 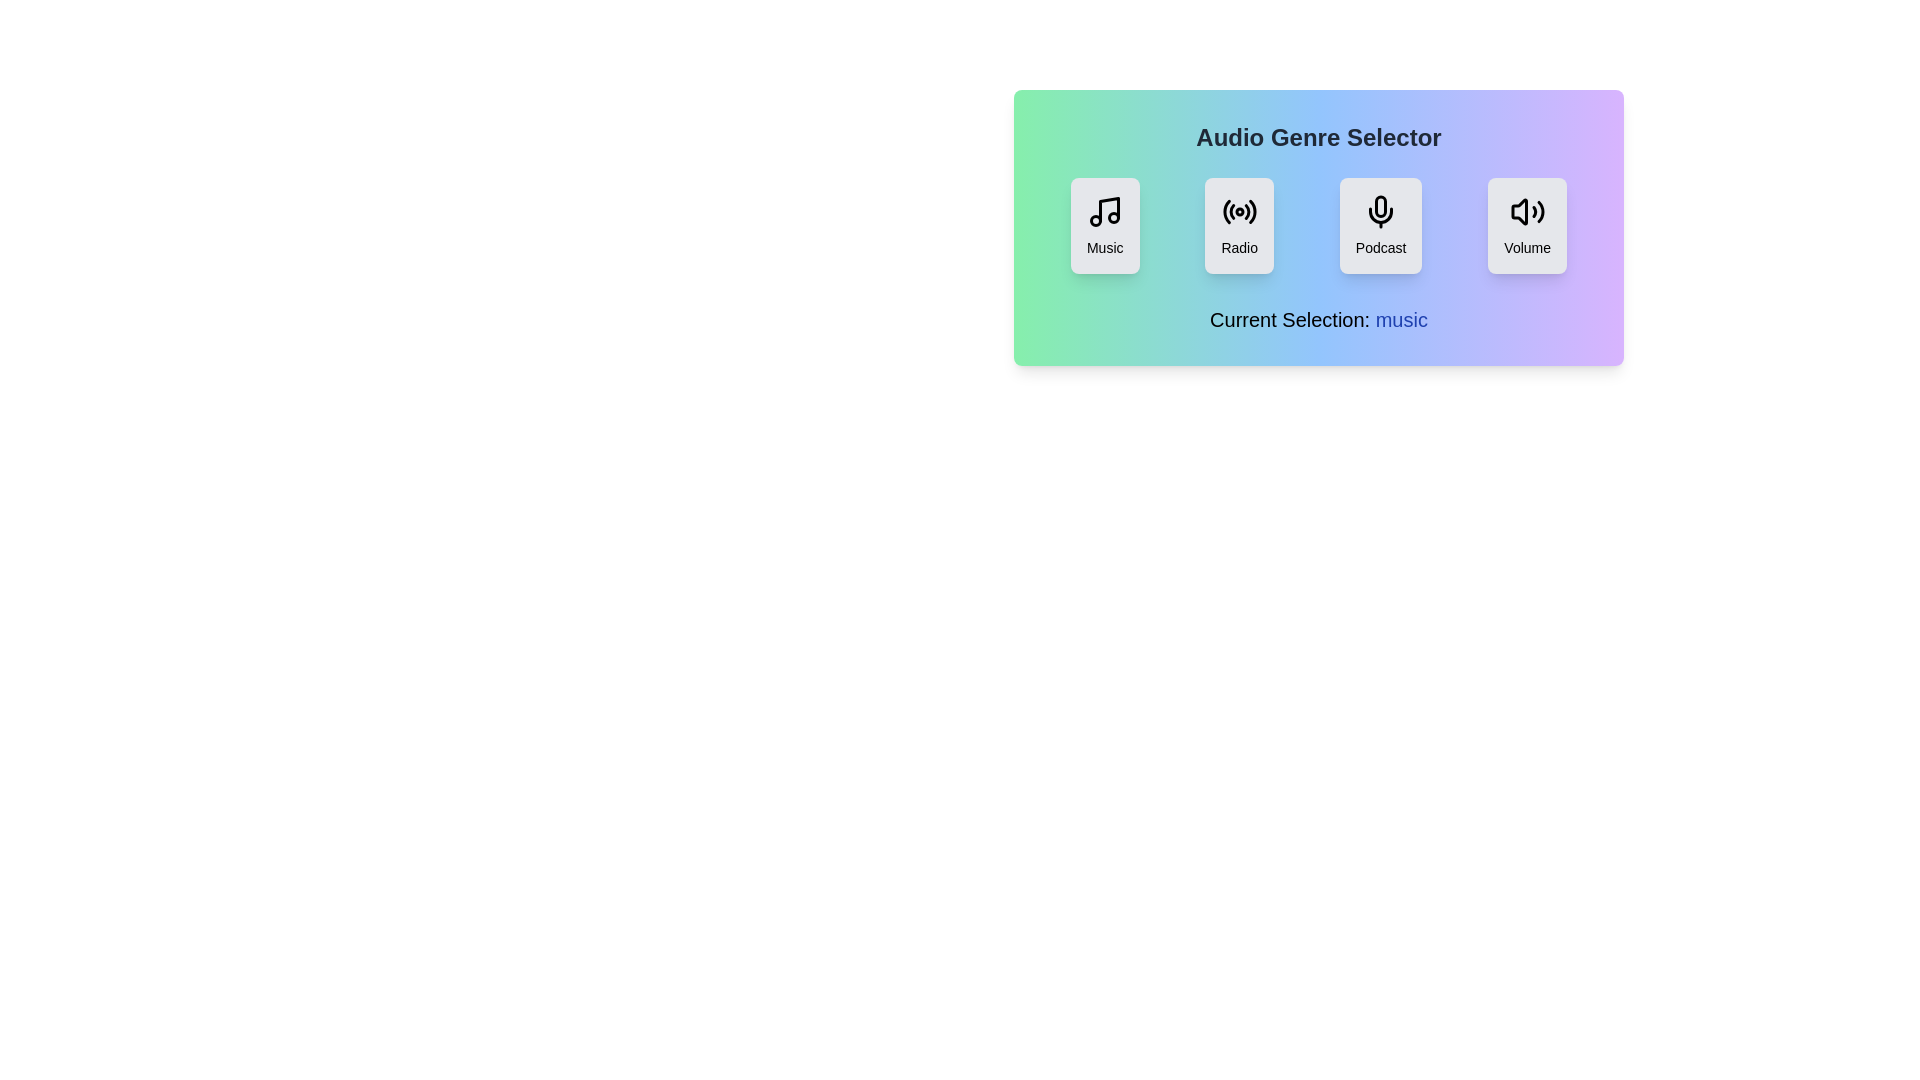 What do you see at coordinates (1380, 225) in the screenshot?
I see `the genre Podcast by clicking on its button` at bounding box center [1380, 225].